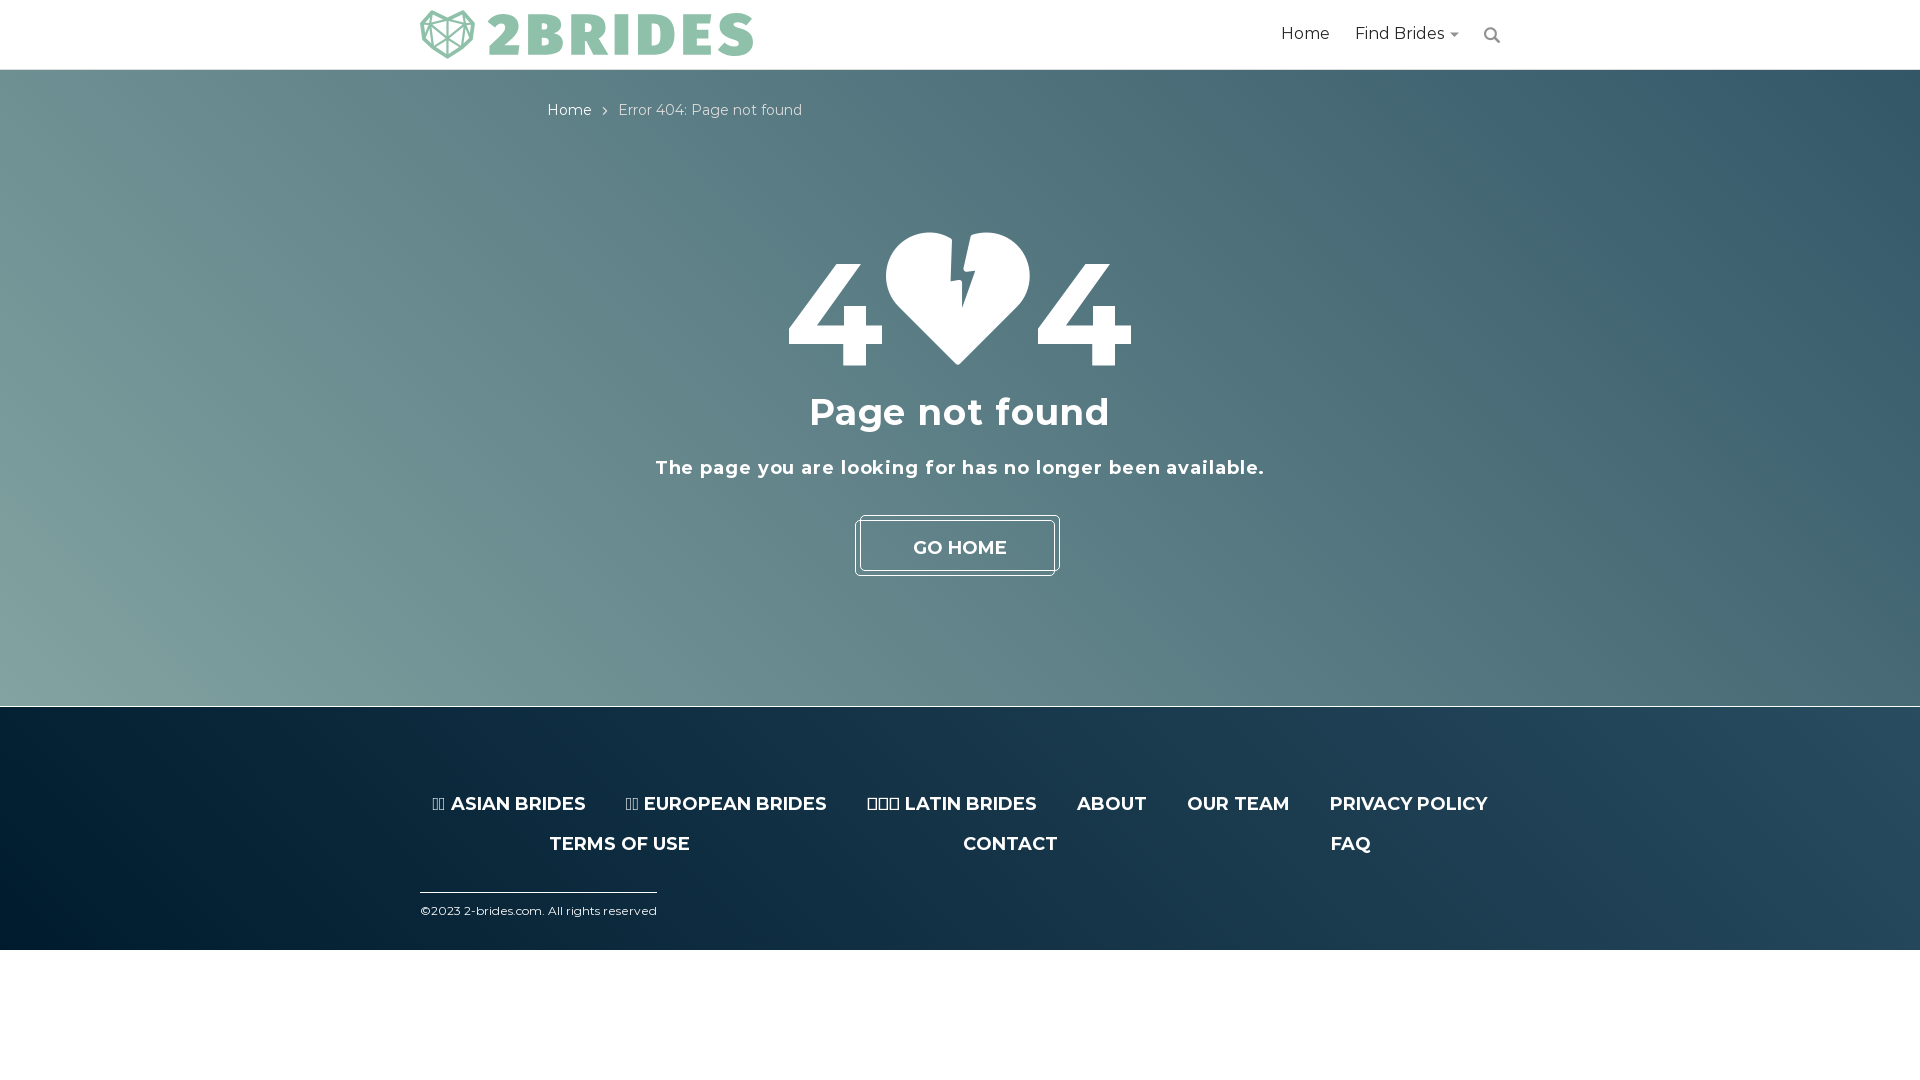  I want to click on '2Brides', so click(585, 34).